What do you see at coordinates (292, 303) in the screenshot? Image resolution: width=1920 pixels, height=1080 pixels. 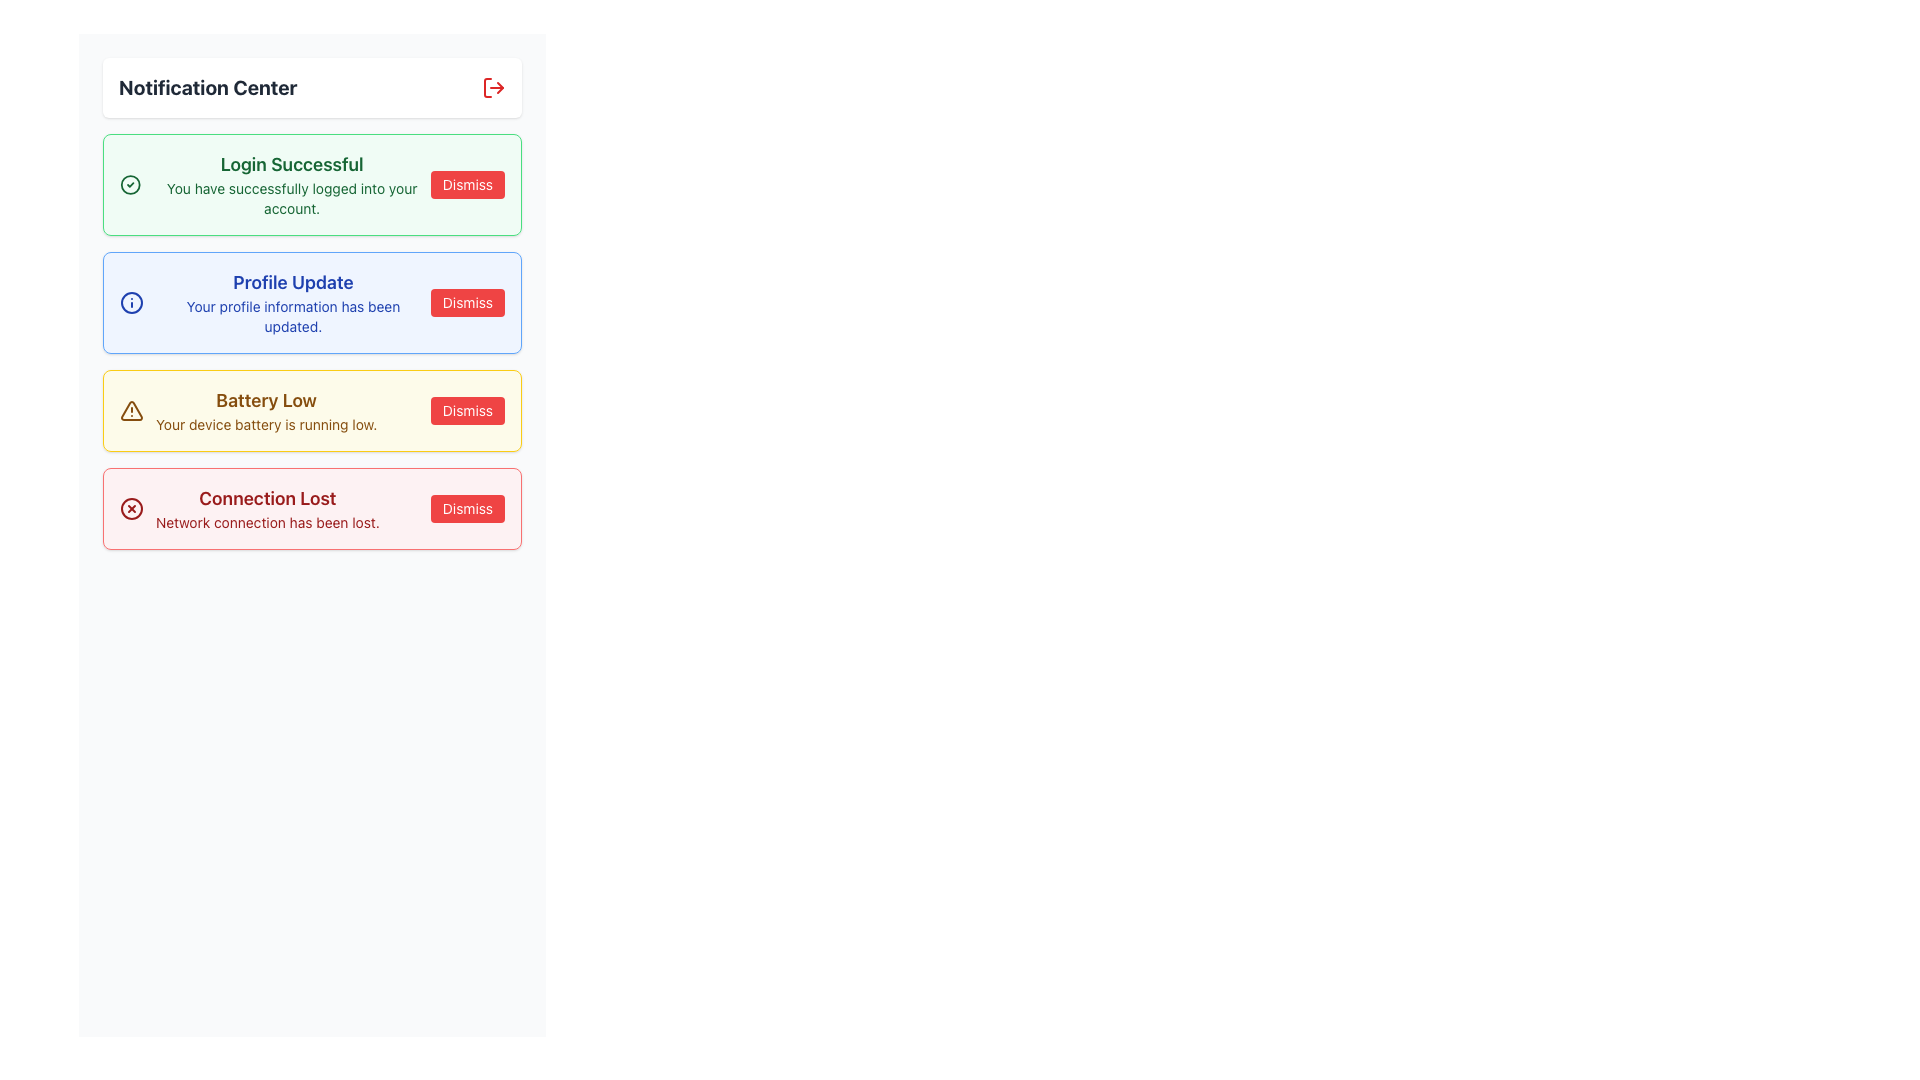 I see `the informational text indicating that the user's profile information has been successfully updated, which is located in the second notification card with a blue border and background` at bounding box center [292, 303].